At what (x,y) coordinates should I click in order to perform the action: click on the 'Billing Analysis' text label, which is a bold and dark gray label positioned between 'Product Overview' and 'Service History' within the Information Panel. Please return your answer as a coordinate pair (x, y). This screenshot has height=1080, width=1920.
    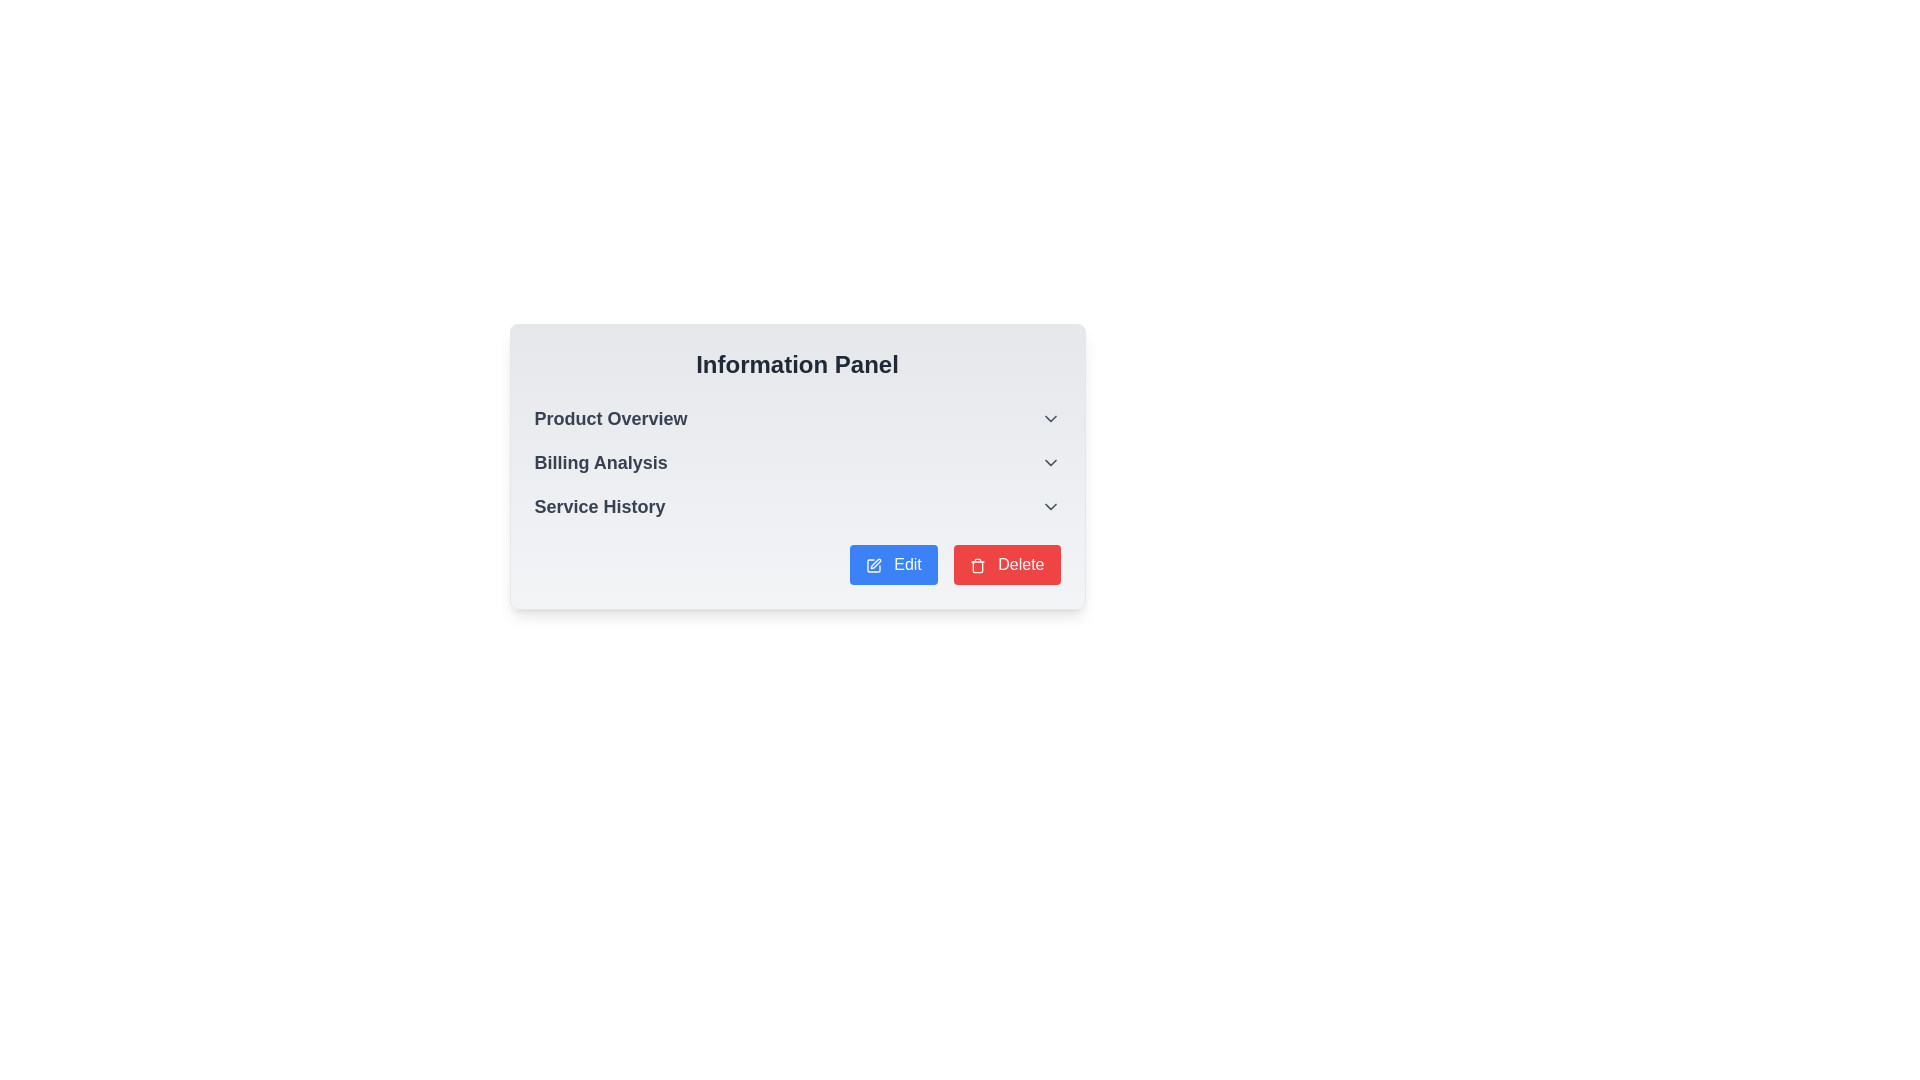
    Looking at the image, I should click on (600, 462).